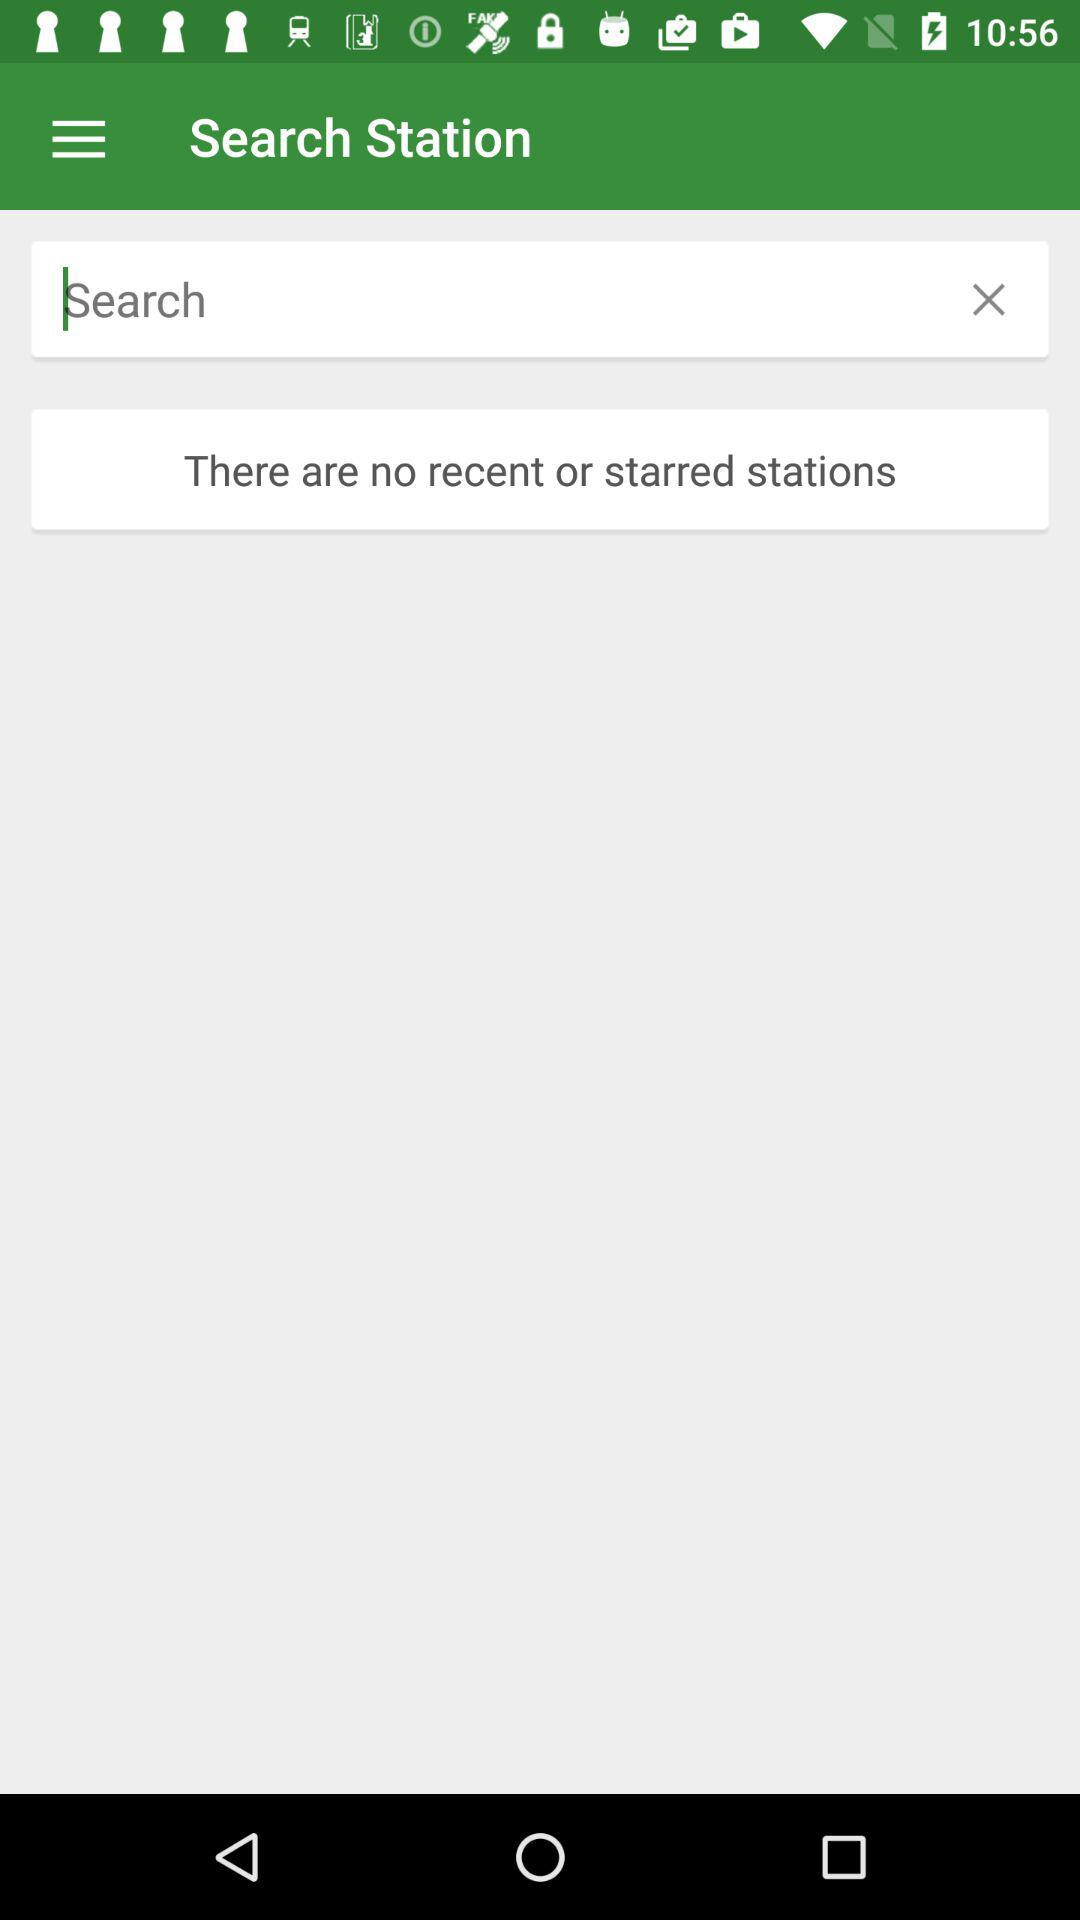 Image resolution: width=1080 pixels, height=1920 pixels. I want to click on the close icon, so click(987, 298).